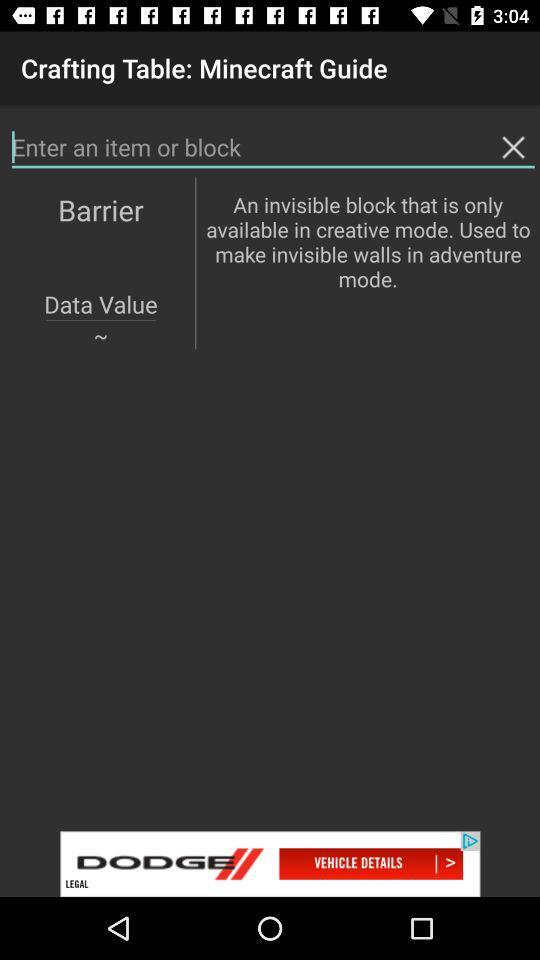 The height and width of the screenshot is (960, 540). Describe the element at coordinates (272, 146) in the screenshot. I see `the searching word and close it option` at that location.